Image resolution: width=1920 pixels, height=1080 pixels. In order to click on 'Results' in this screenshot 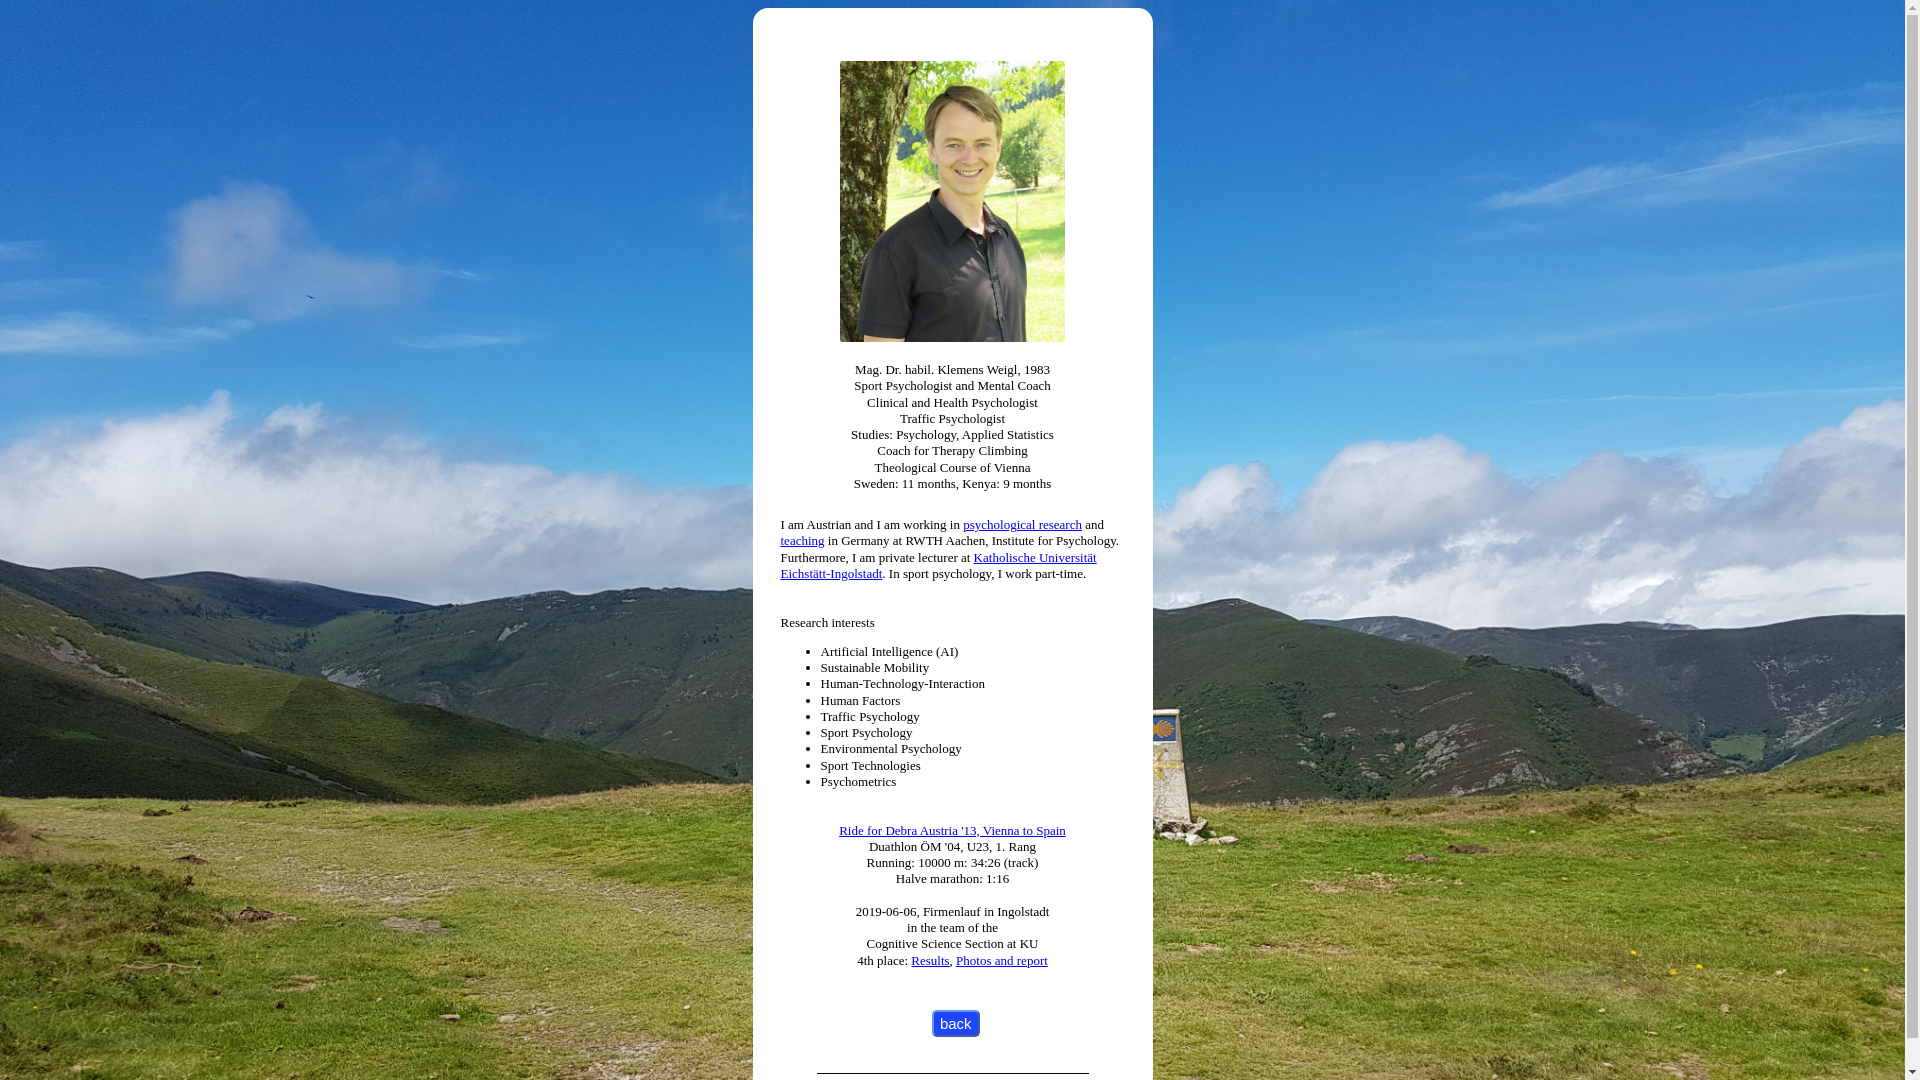, I will do `click(929, 958)`.